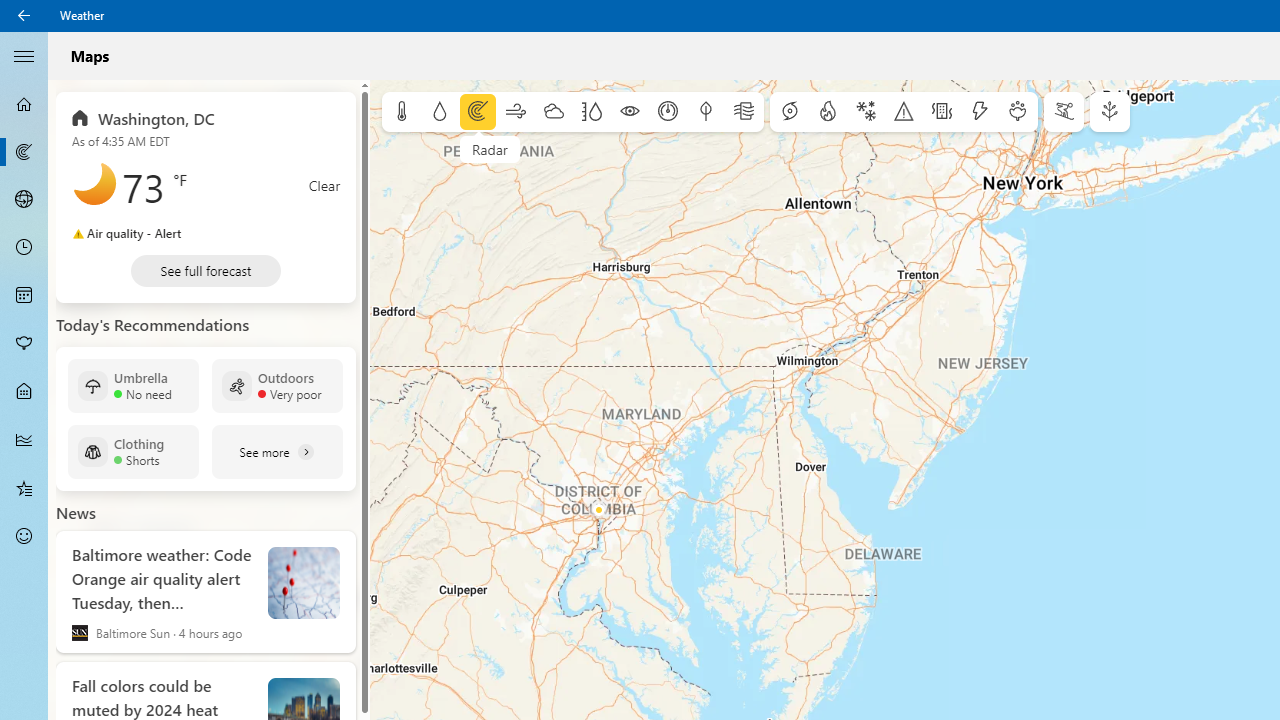  I want to click on 'Favorites - Not Selected', so click(24, 487).